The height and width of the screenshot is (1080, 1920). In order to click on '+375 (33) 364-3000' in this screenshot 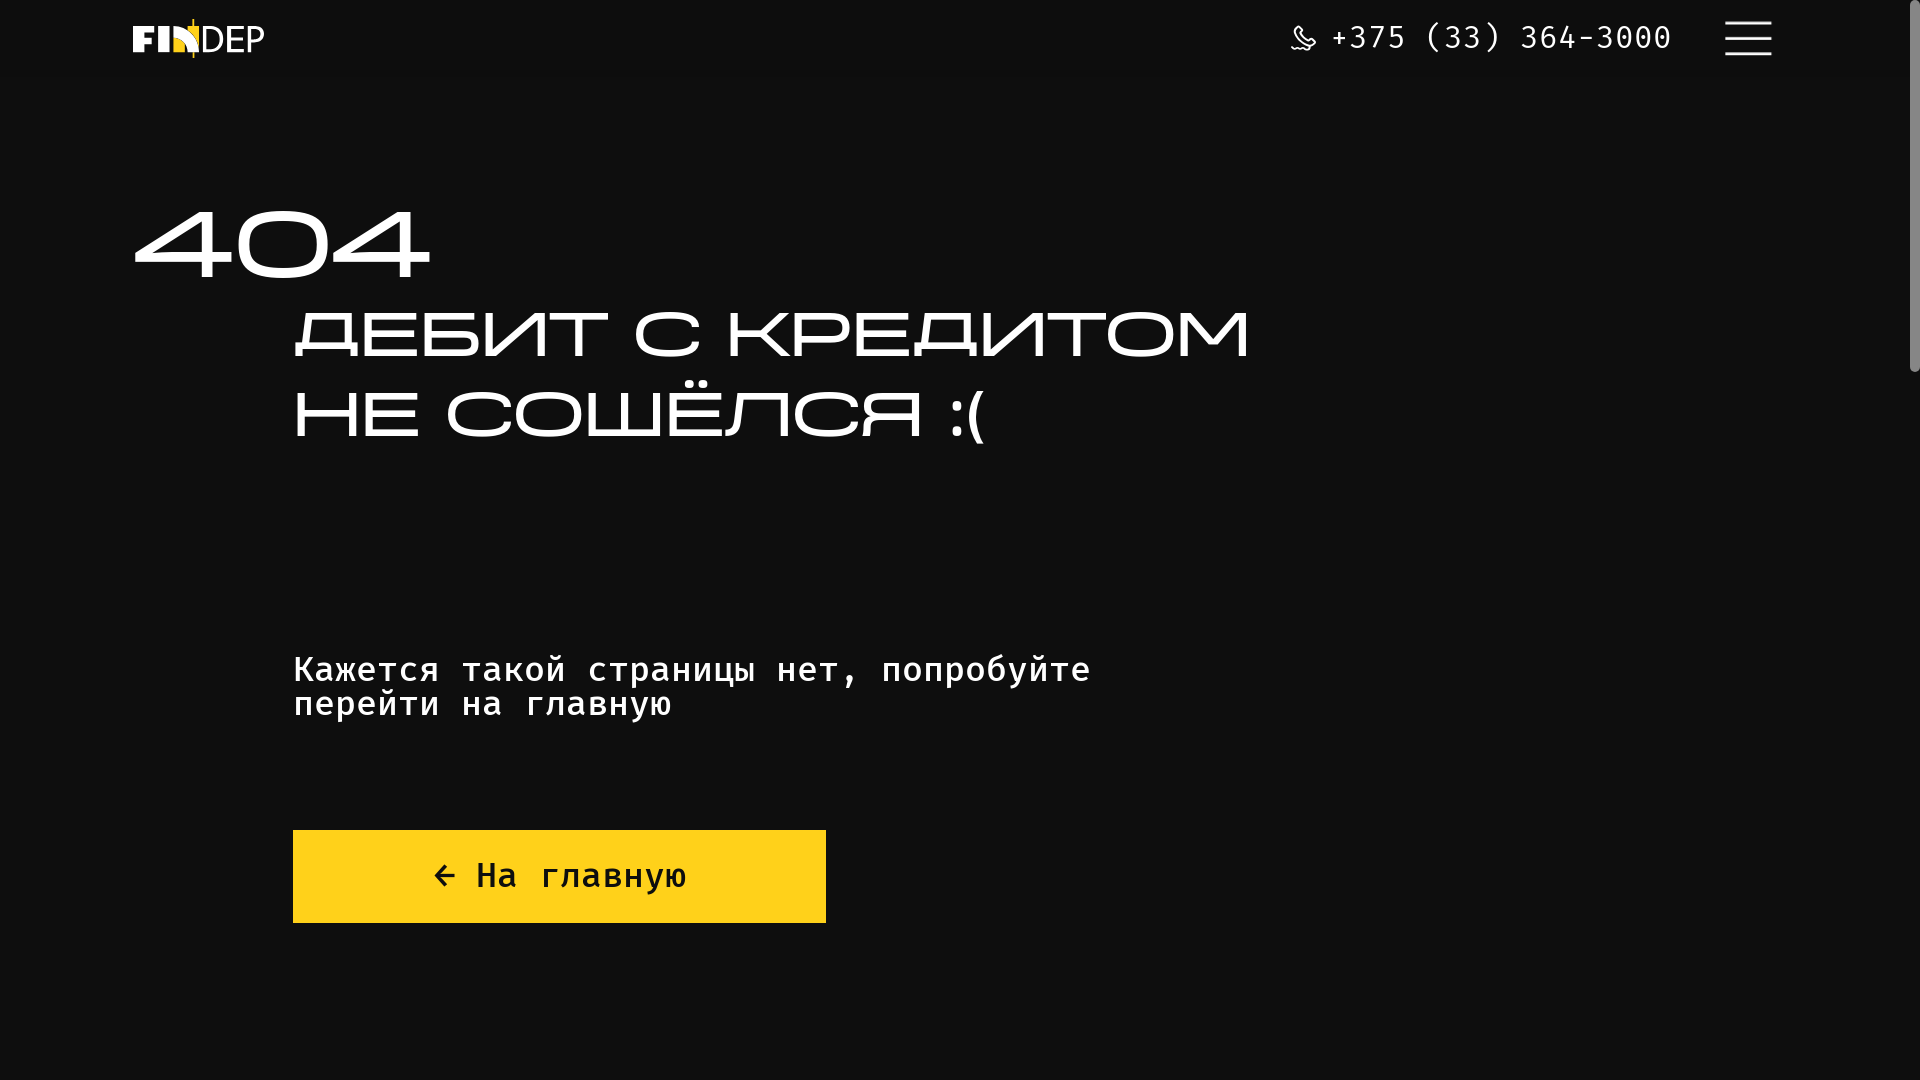, I will do `click(1481, 38)`.